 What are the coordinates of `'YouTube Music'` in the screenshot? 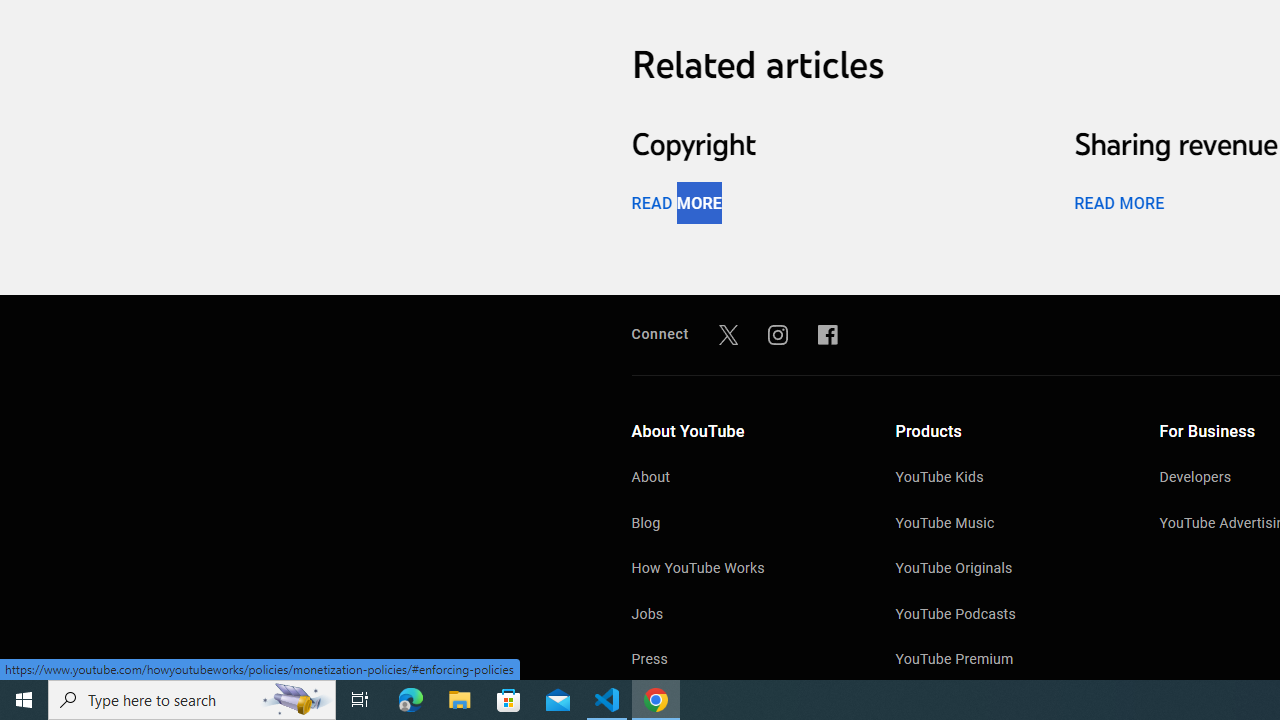 It's located at (1007, 523).